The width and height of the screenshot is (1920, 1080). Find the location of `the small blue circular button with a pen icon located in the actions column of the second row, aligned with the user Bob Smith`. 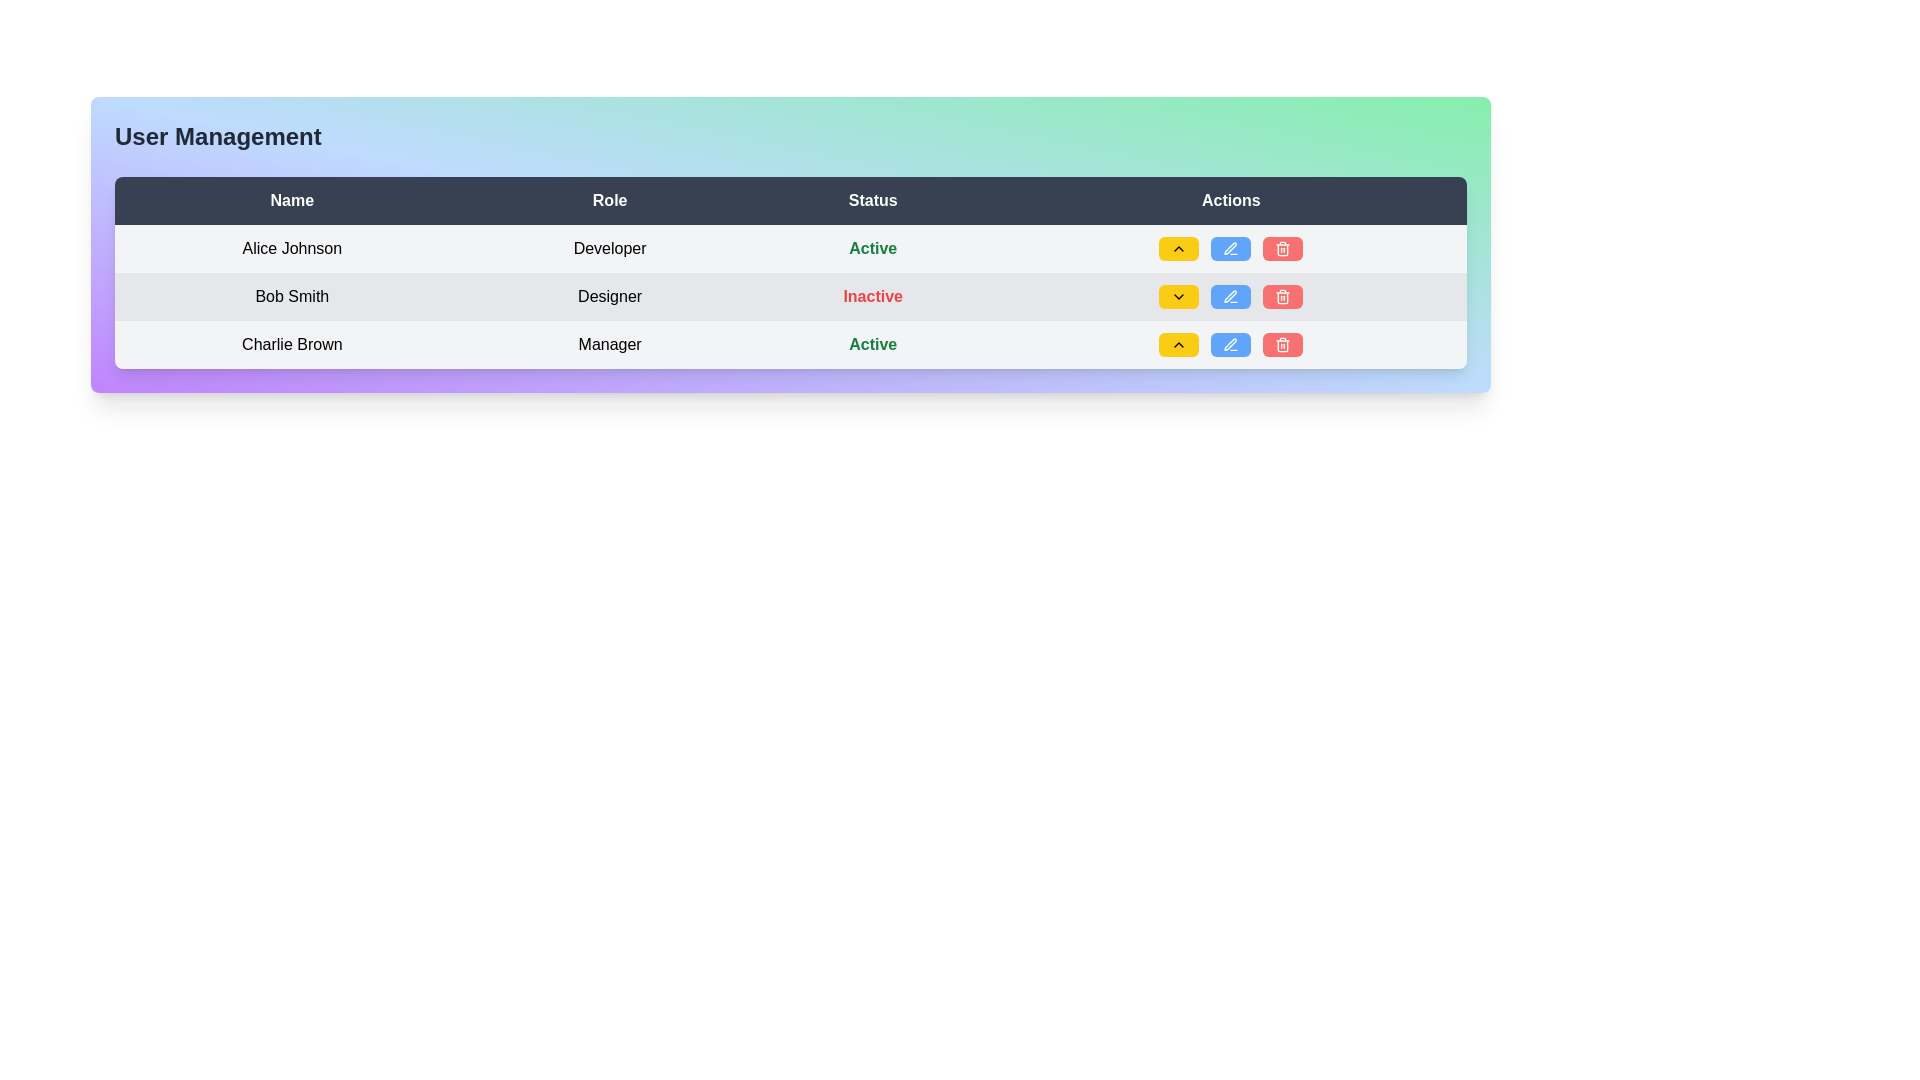

the small blue circular button with a pen icon located in the actions column of the second row, aligned with the user Bob Smith is located at coordinates (1230, 247).